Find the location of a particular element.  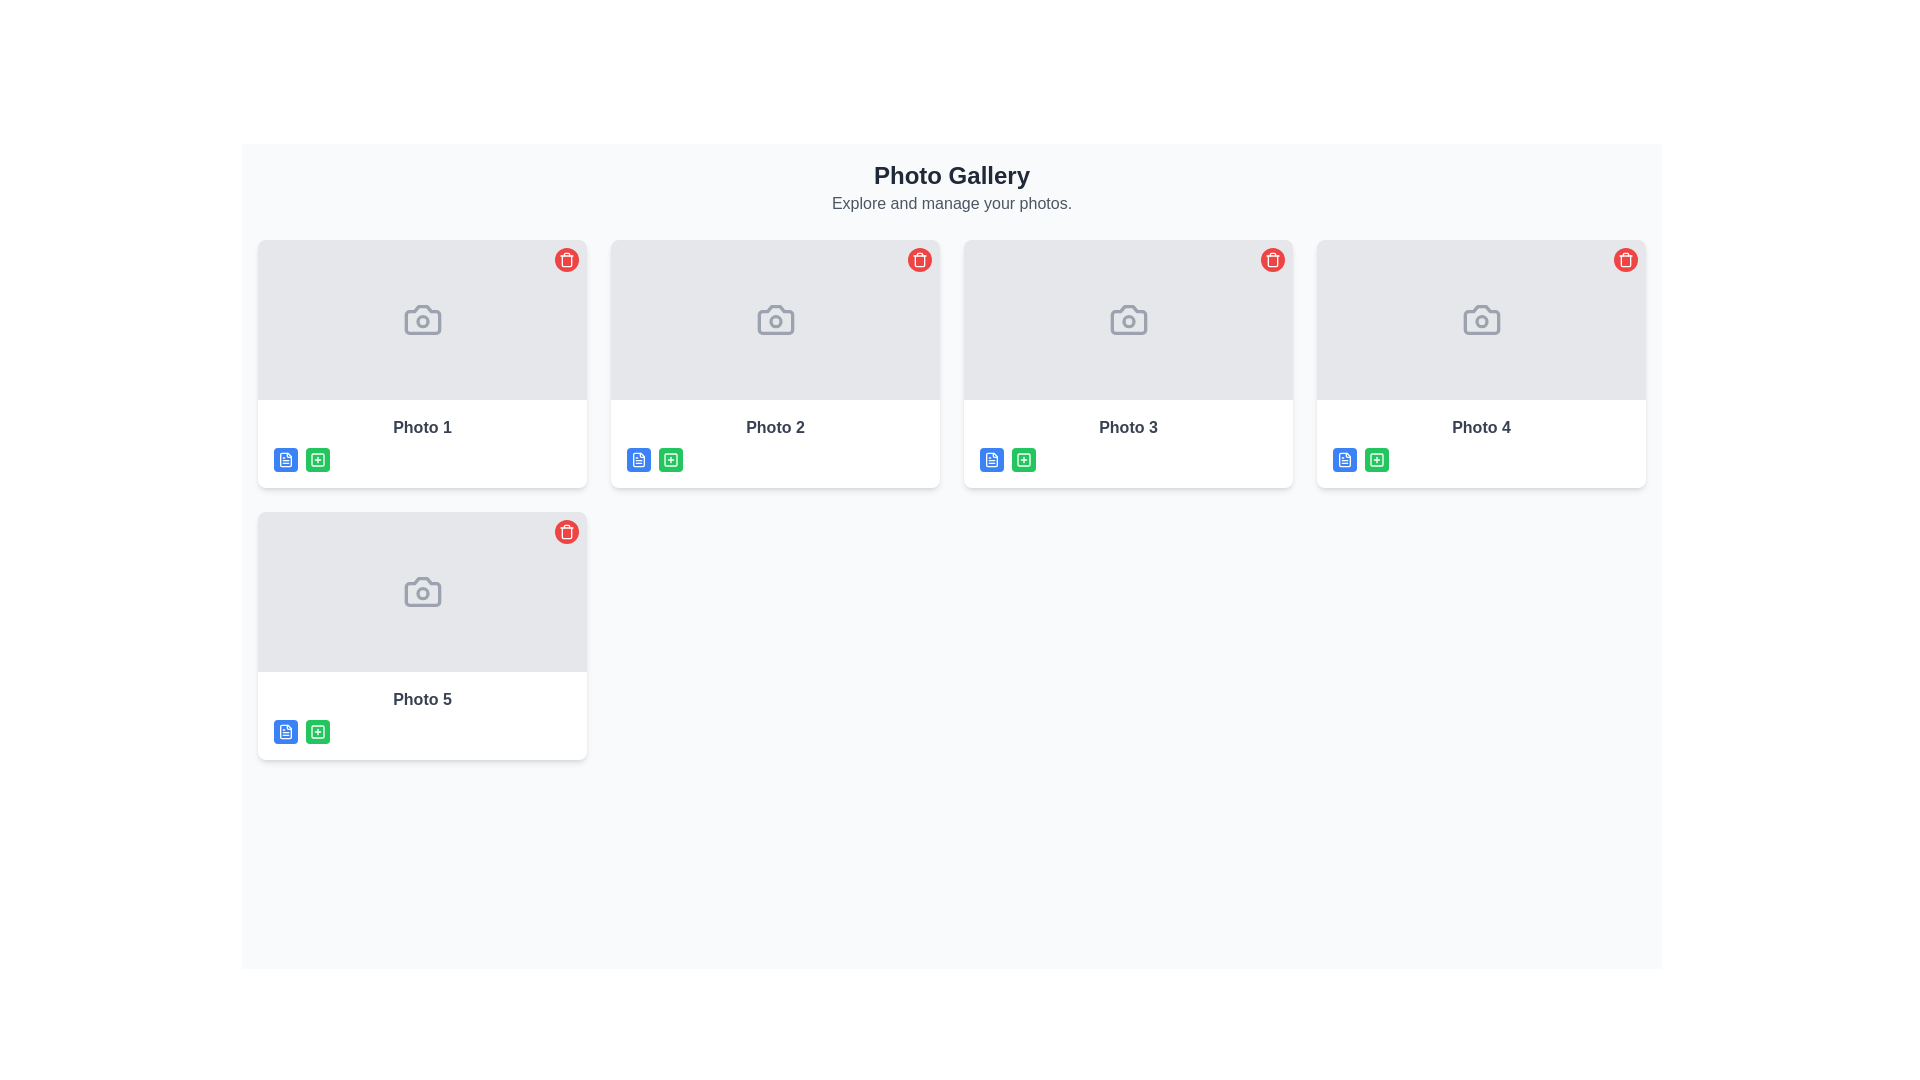

the 'add' button located directly below the 'Photo 3' label, which is the second icon from the left among three icons is located at coordinates (1023, 459).